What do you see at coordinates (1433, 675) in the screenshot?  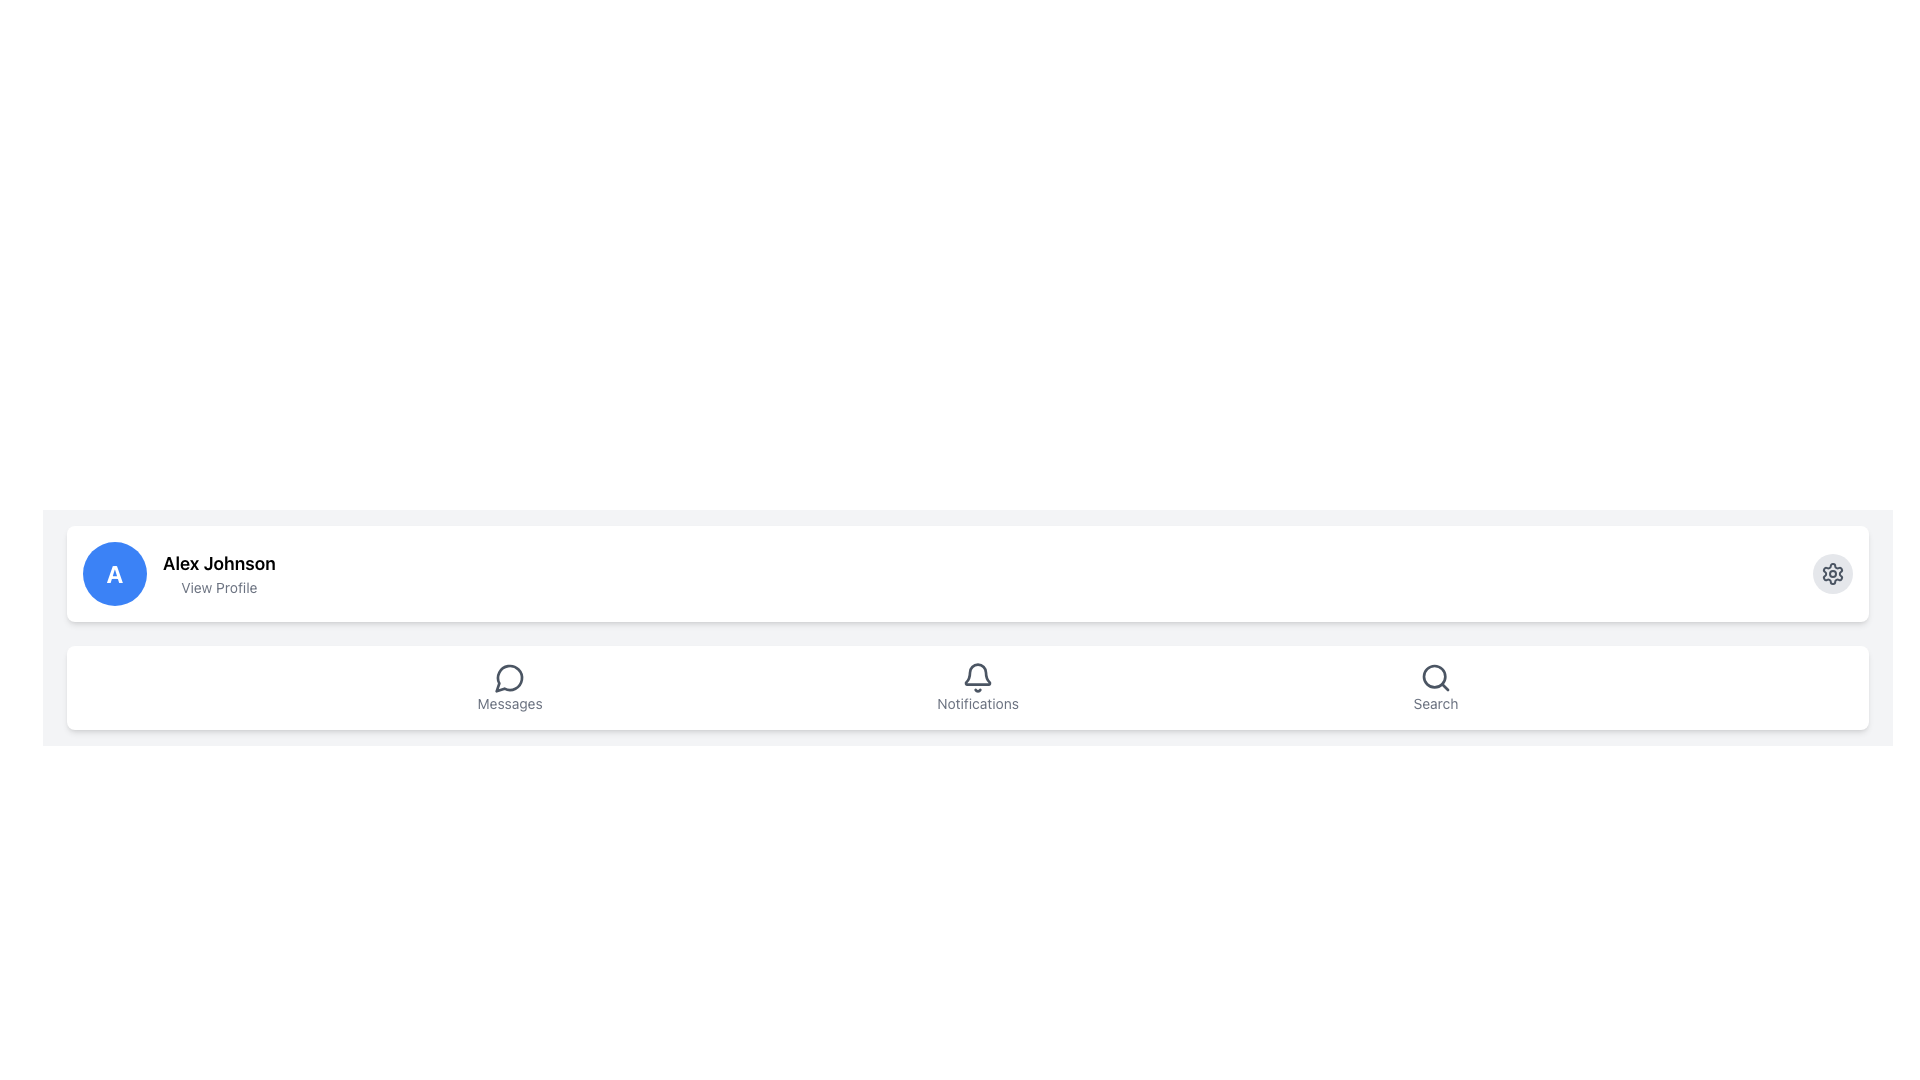 I see `the visual representation of the glass part of the magnifying glass symbol, which is part of the 'Search' feature located to the right of the navigation bar at the bottom of the page` at bounding box center [1433, 675].